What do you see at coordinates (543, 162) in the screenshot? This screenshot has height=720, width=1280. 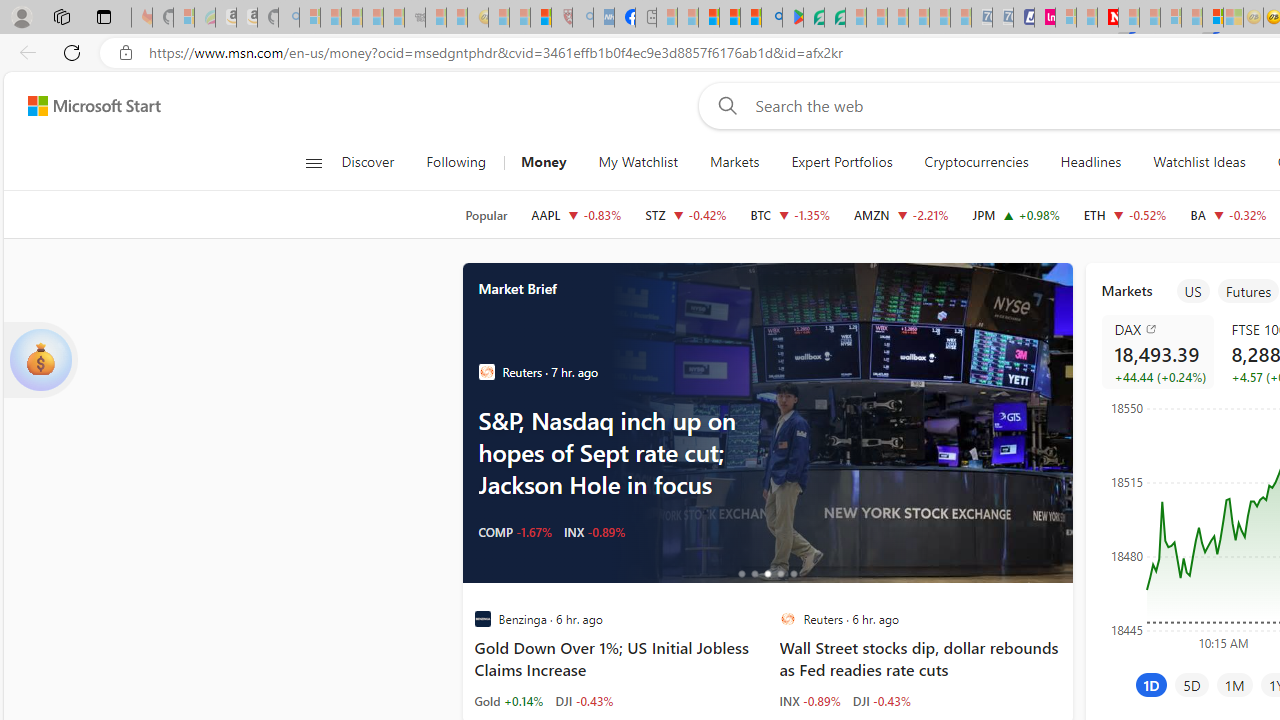 I see `'Money'` at bounding box center [543, 162].